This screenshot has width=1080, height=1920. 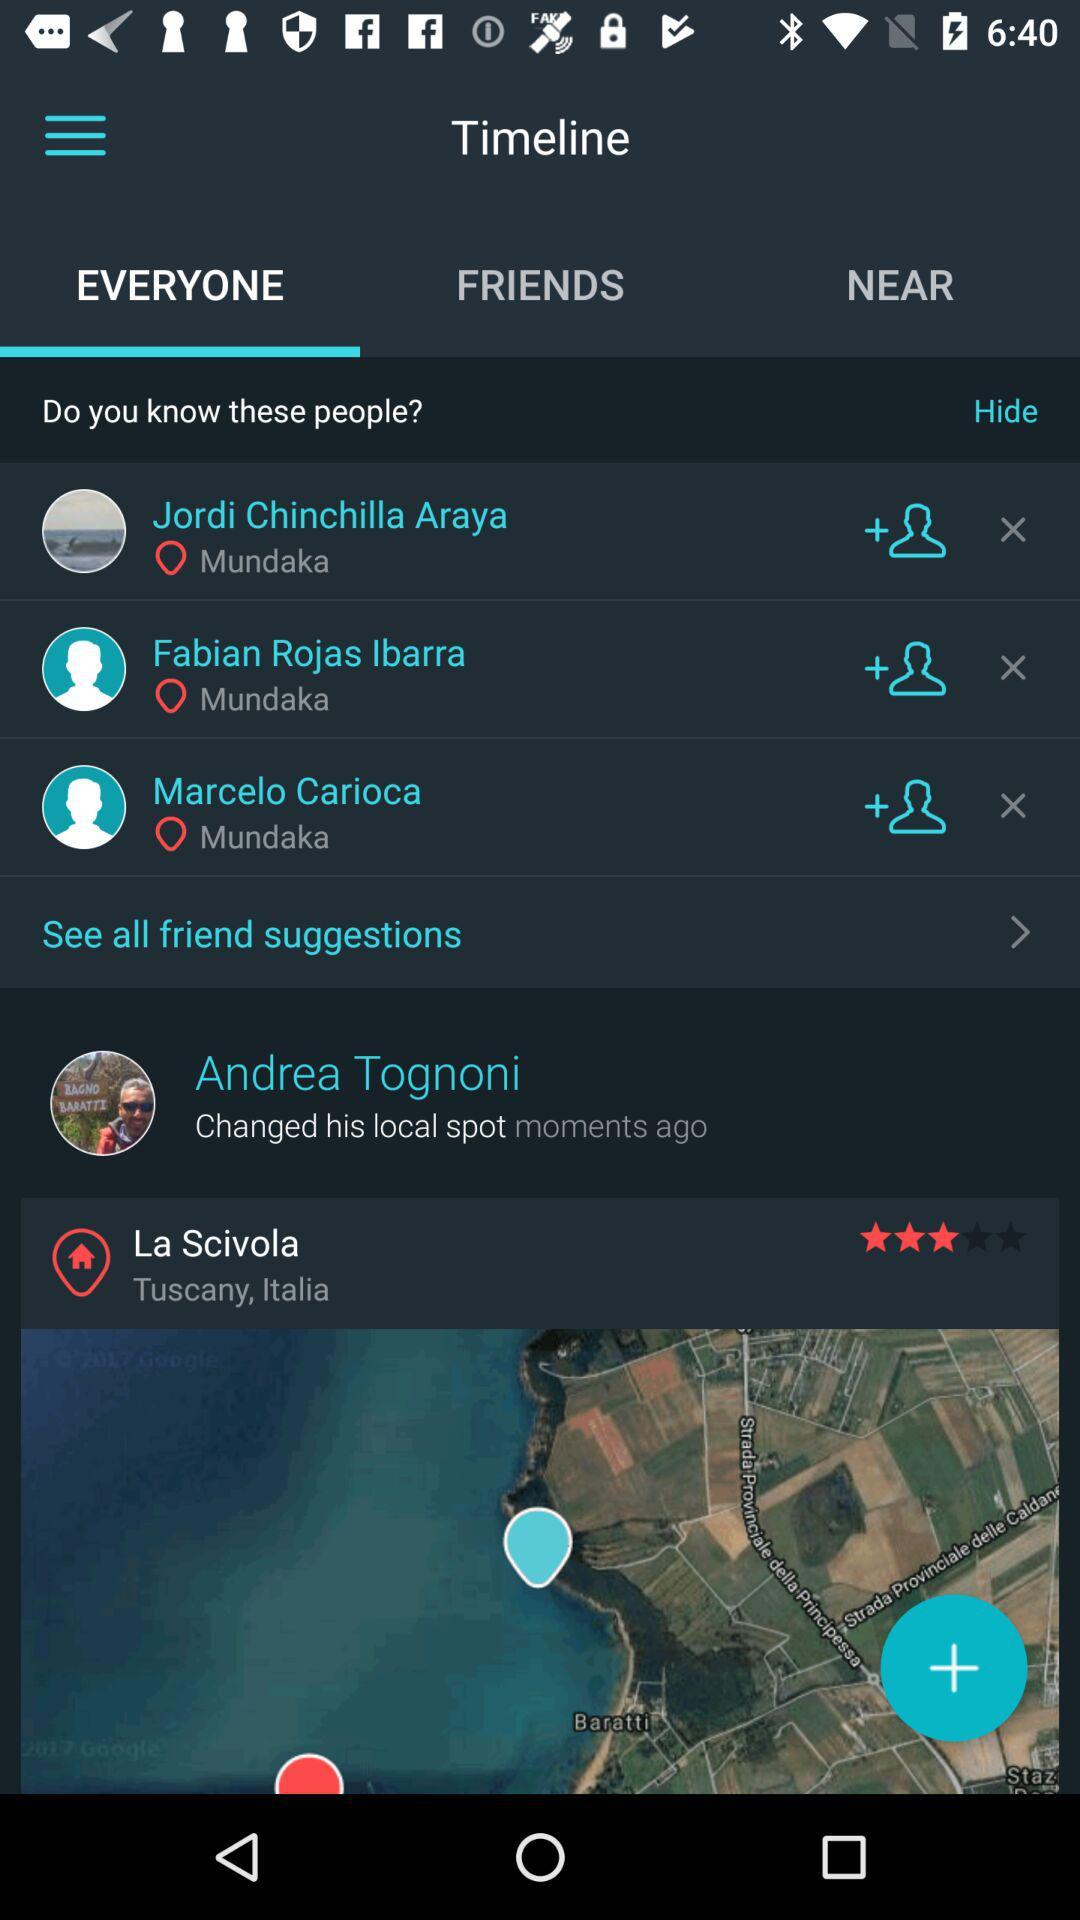 What do you see at coordinates (1013, 667) in the screenshot?
I see `delete person` at bounding box center [1013, 667].